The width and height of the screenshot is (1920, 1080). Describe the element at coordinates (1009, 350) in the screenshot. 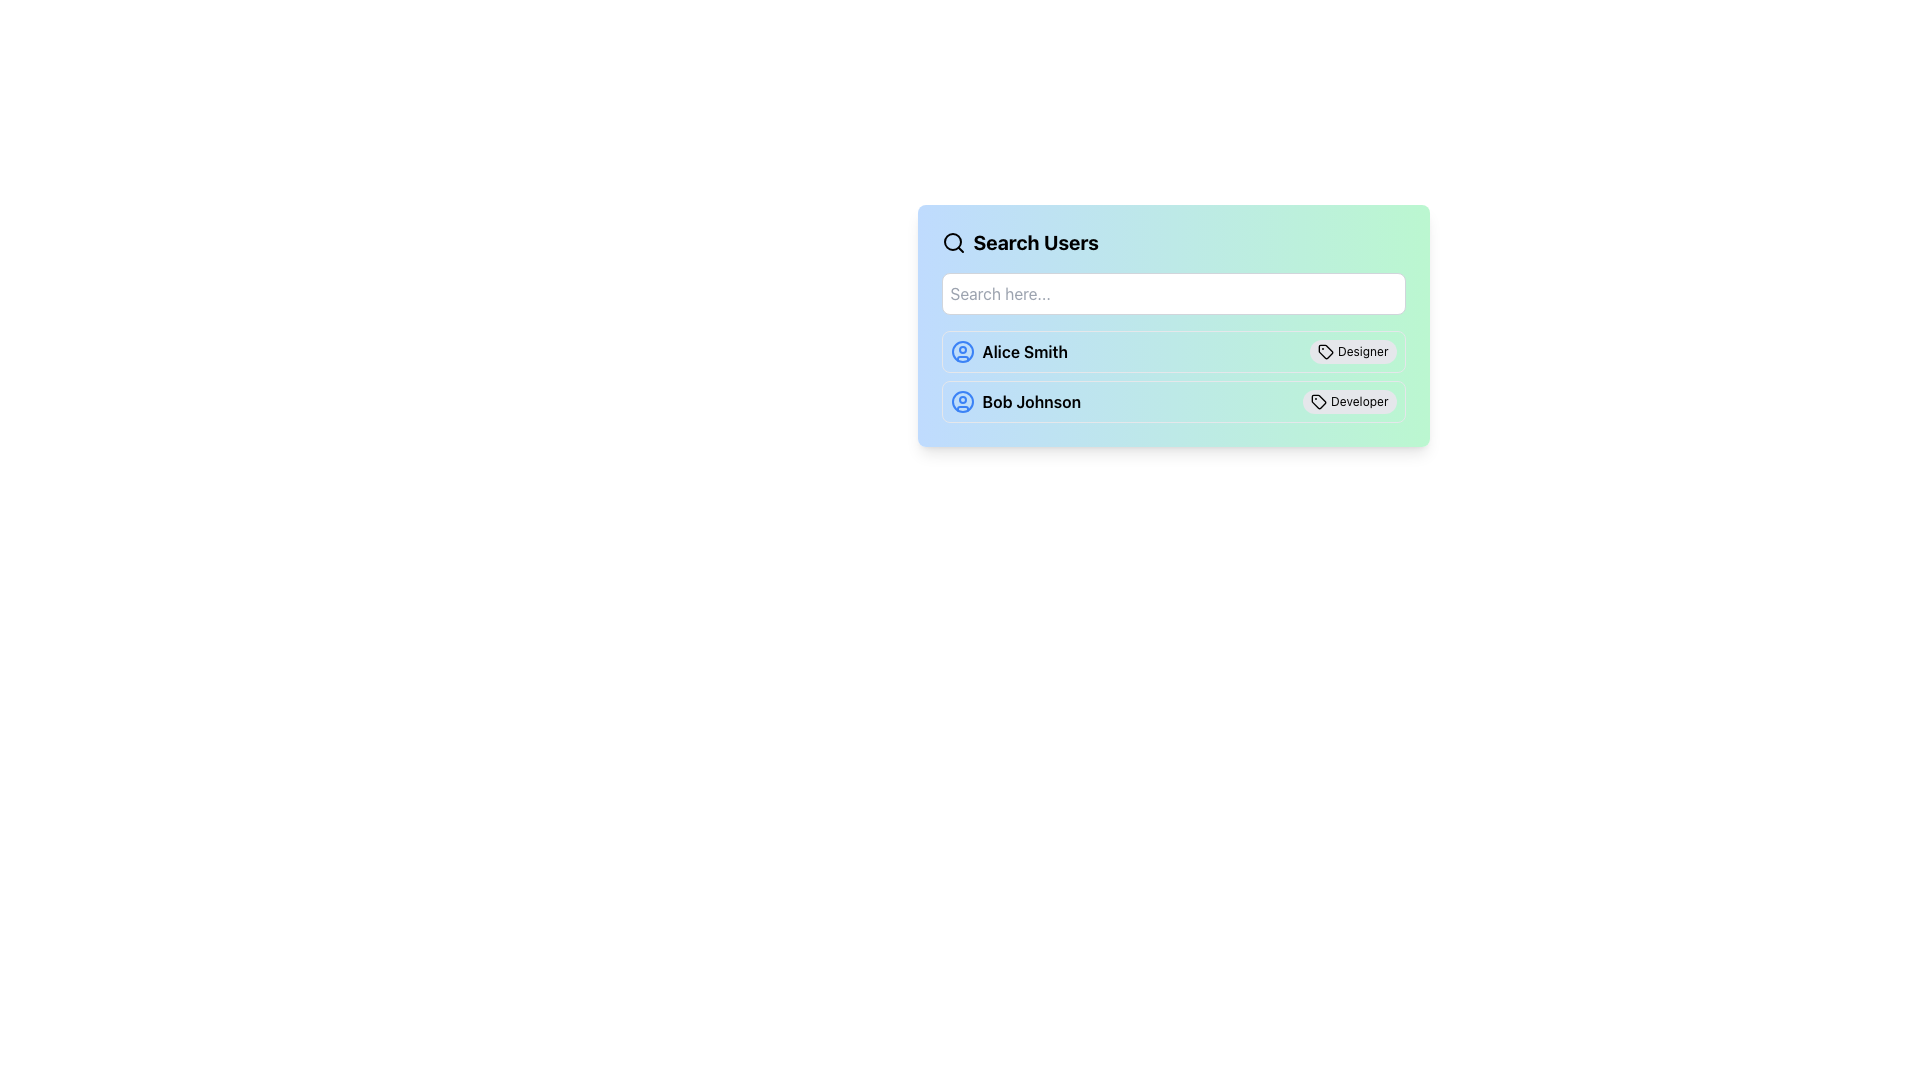

I see `label 'Alice Smith' which is in bold black font next to a circular blue user icon, located within the 'Search Users' section` at that location.